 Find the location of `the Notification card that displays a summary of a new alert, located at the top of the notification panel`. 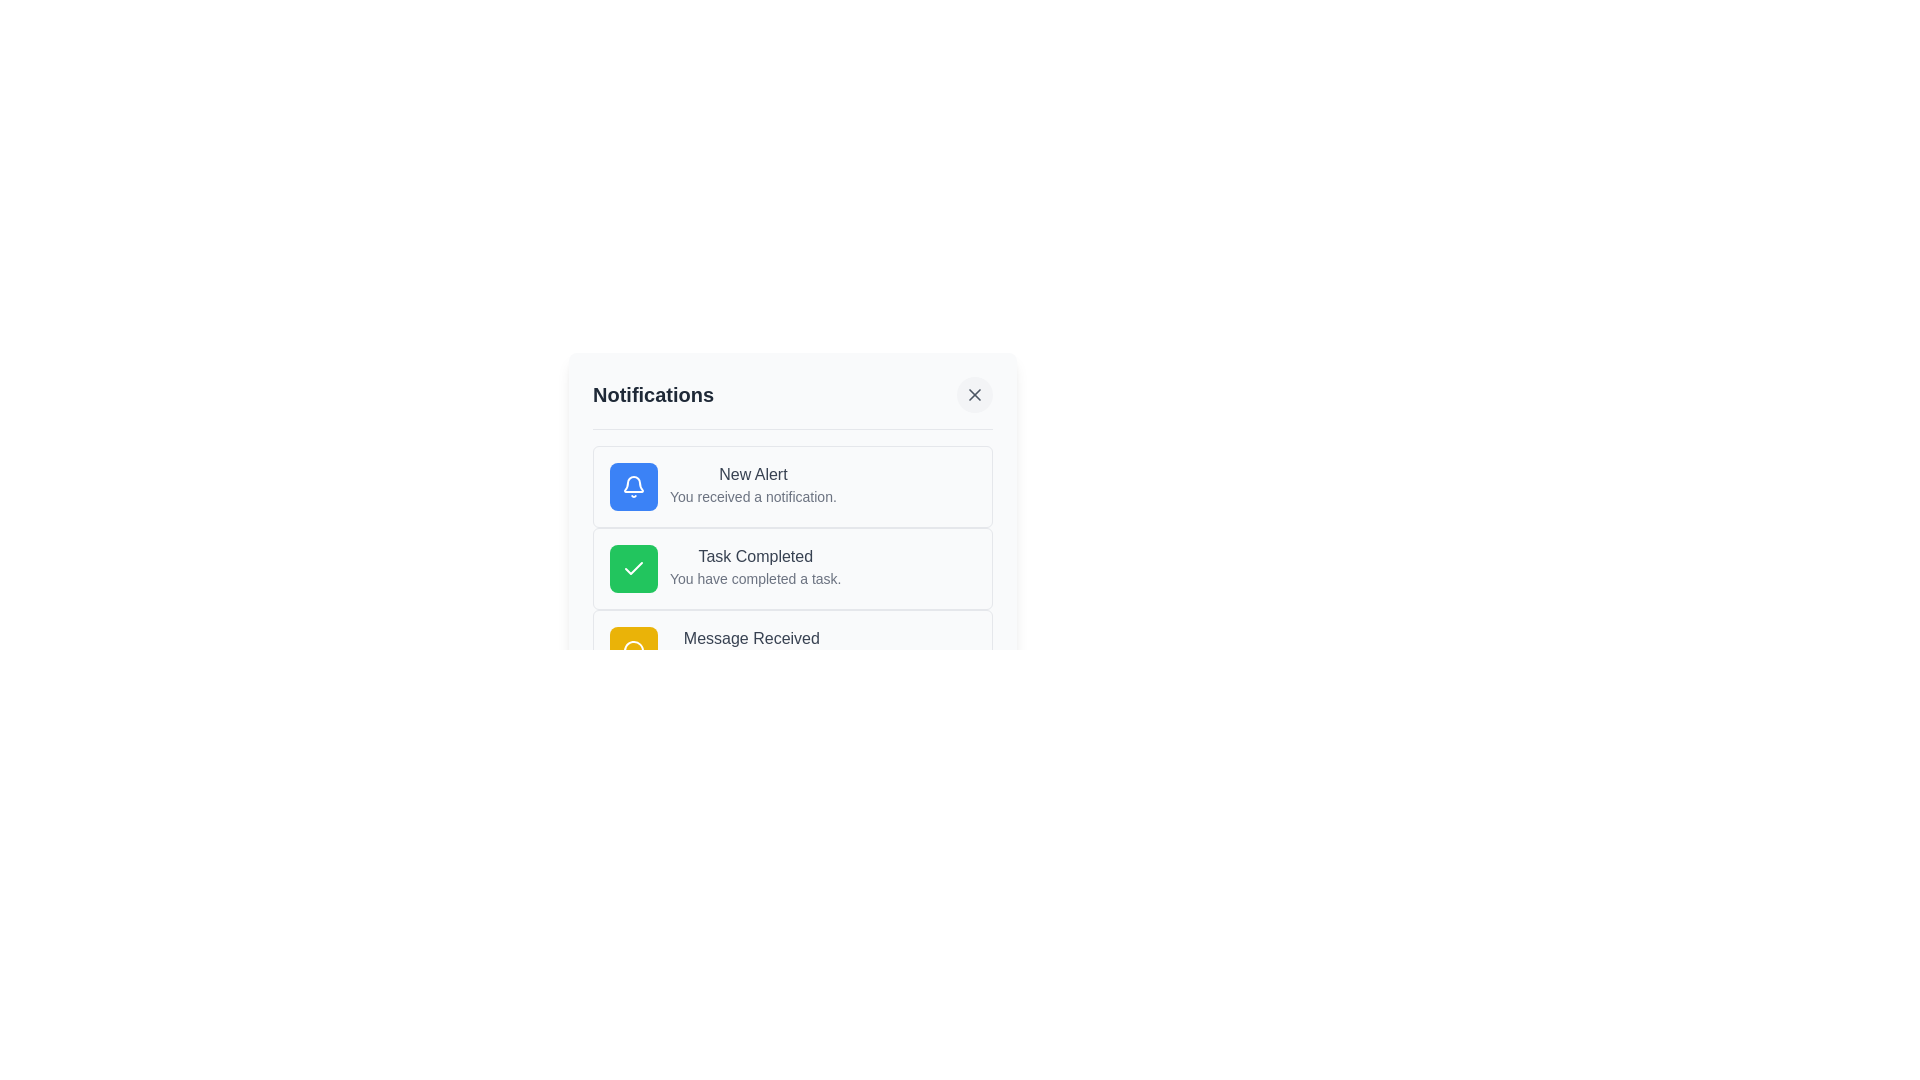

the Notification card that displays a summary of a new alert, located at the top of the notification panel is located at coordinates (791, 486).